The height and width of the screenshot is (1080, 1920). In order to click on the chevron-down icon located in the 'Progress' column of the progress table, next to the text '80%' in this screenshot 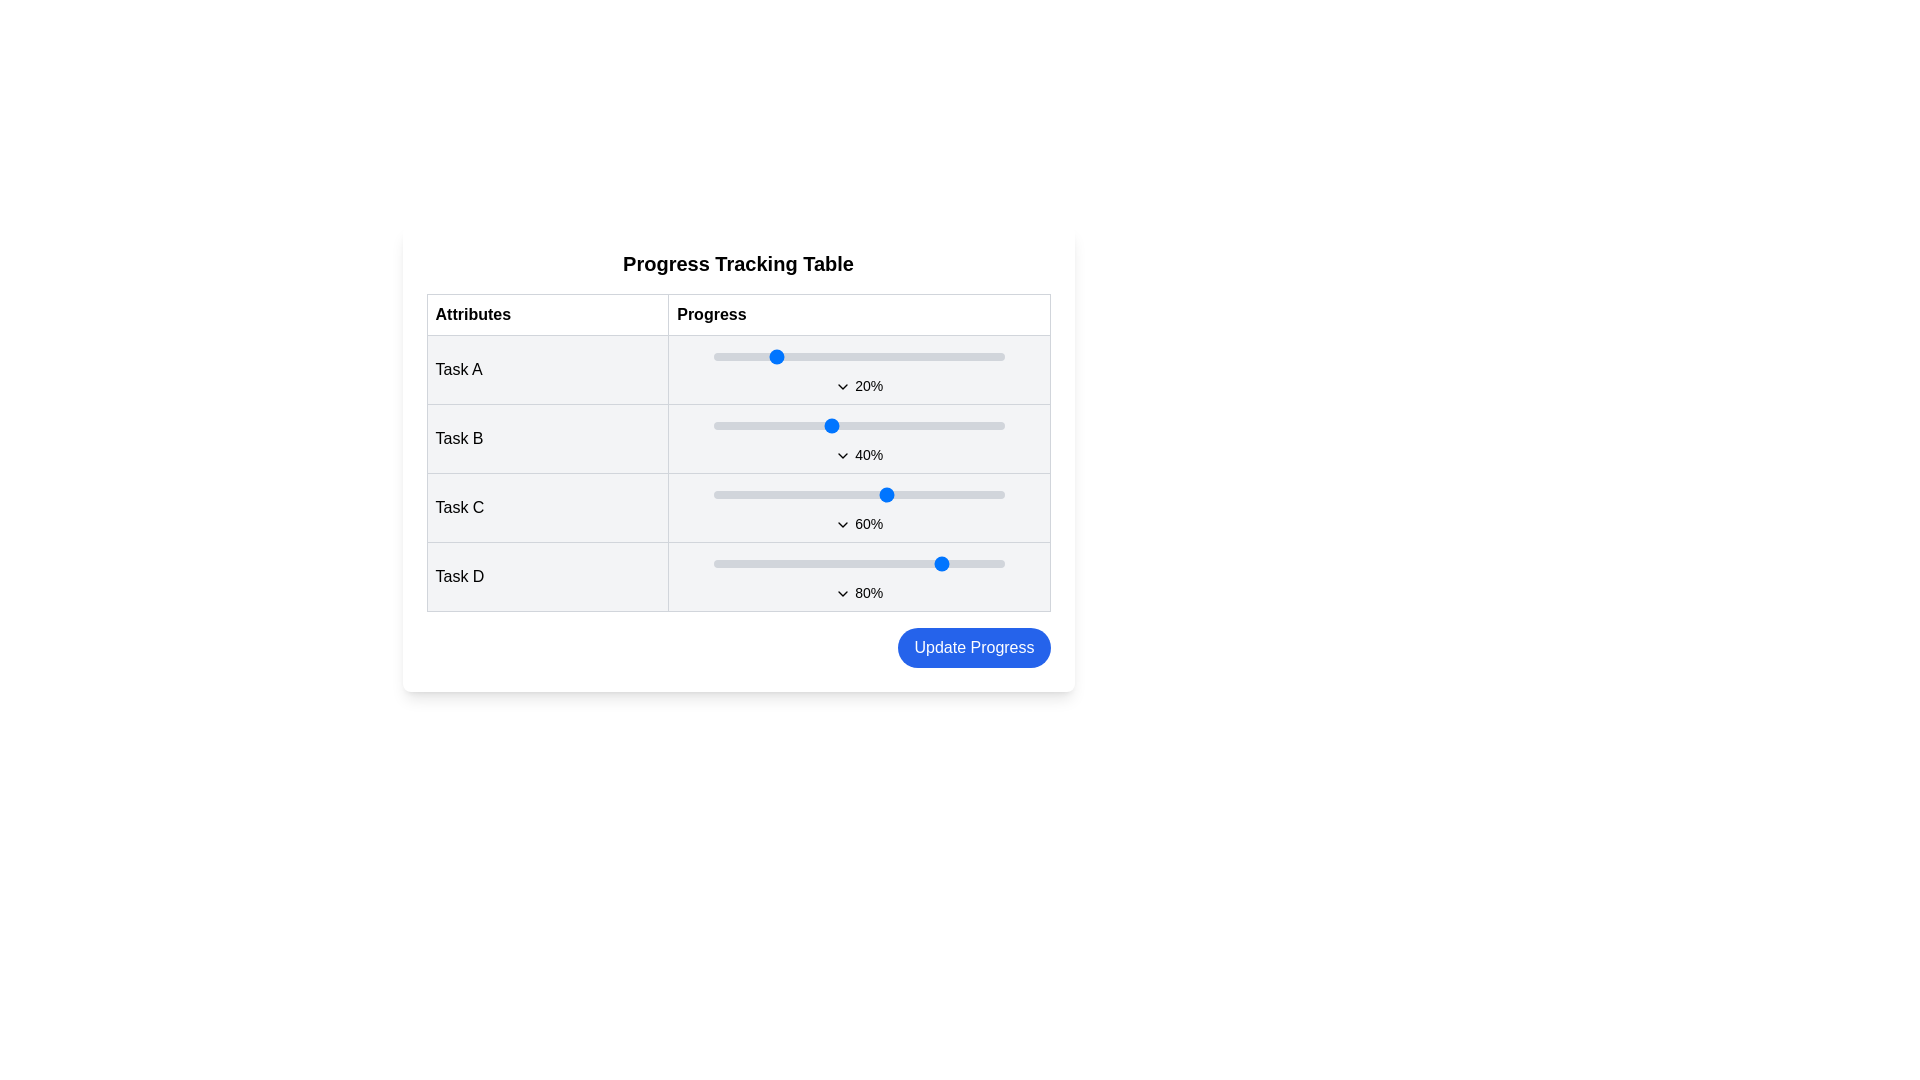, I will do `click(843, 593)`.